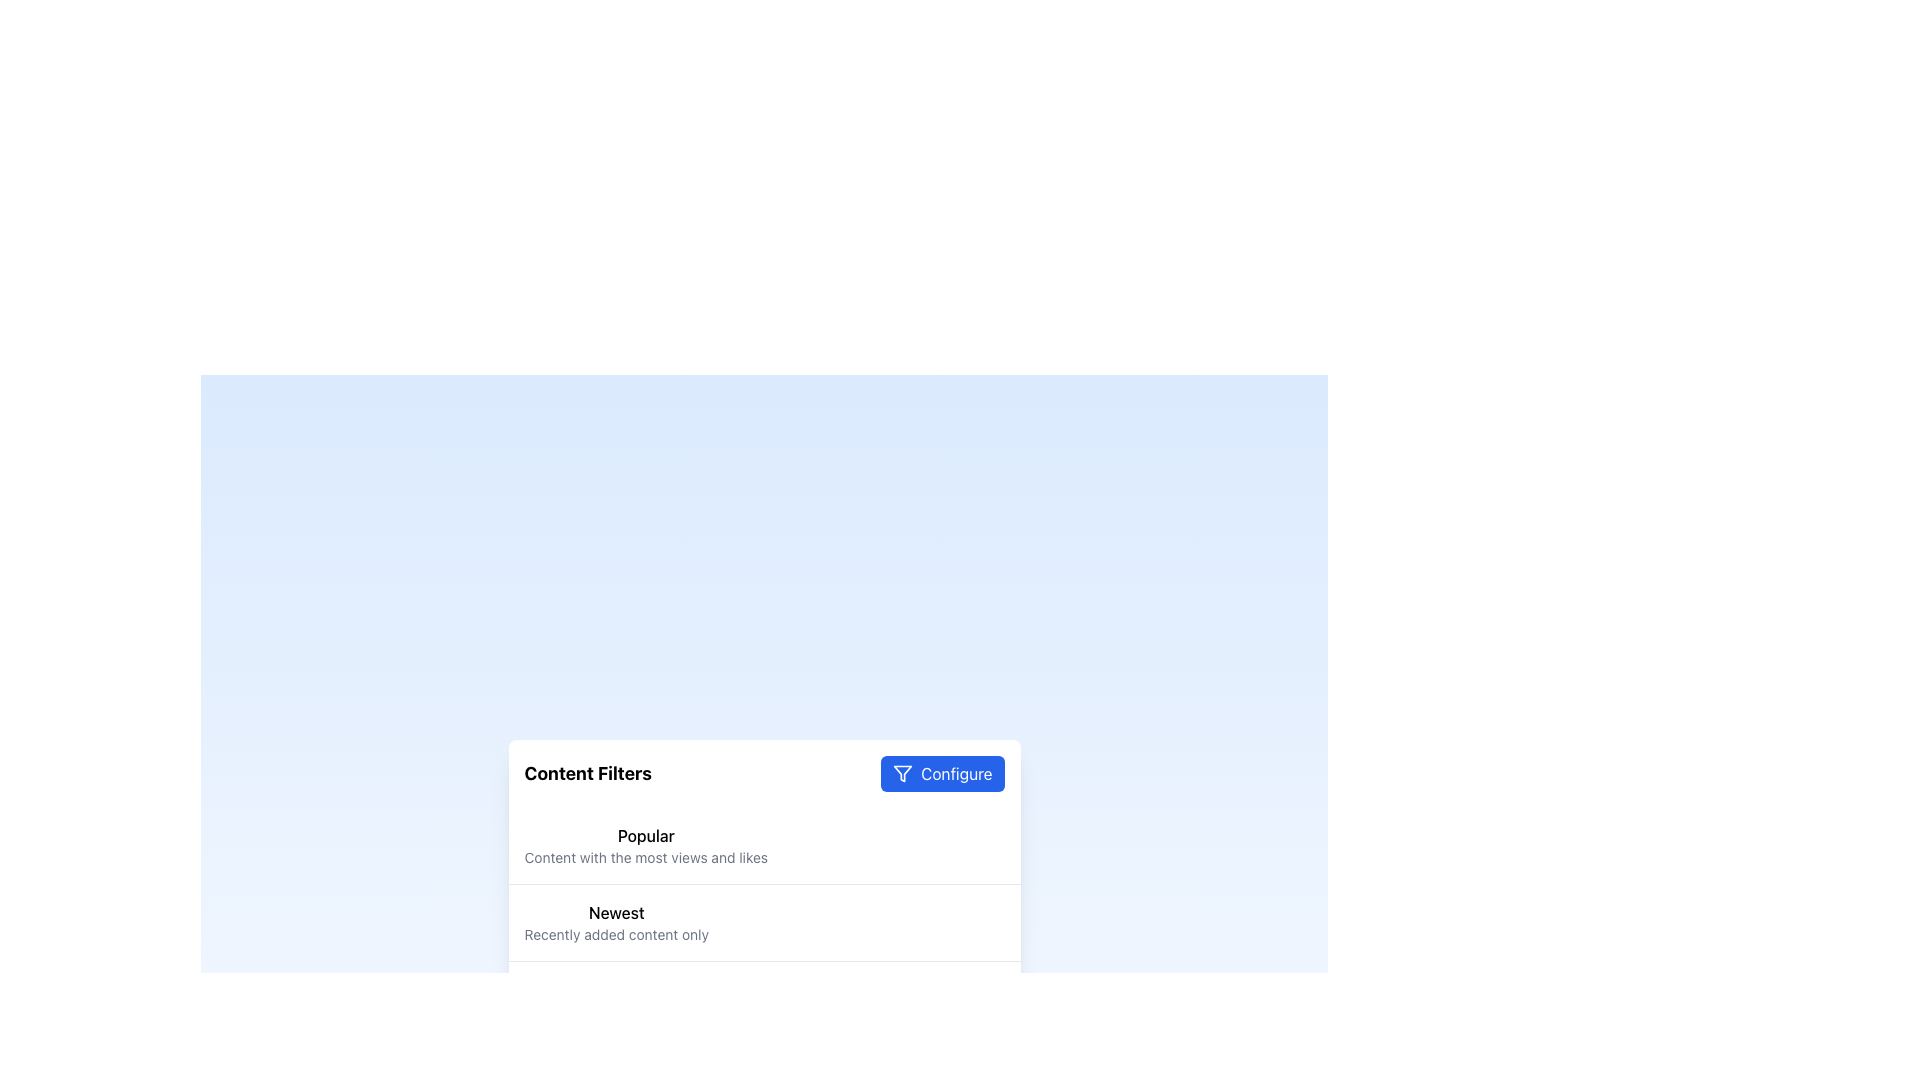 Image resolution: width=1920 pixels, height=1080 pixels. Describe the element at coordinates (763, 845) in the screenshot. I see `to select the 'Popular' category from the top entry in the 'Content Filters' list, which displays the first line as 'Popular' in bold black font and the second line as 'Content with the most views and likes' in gray font` at that location.